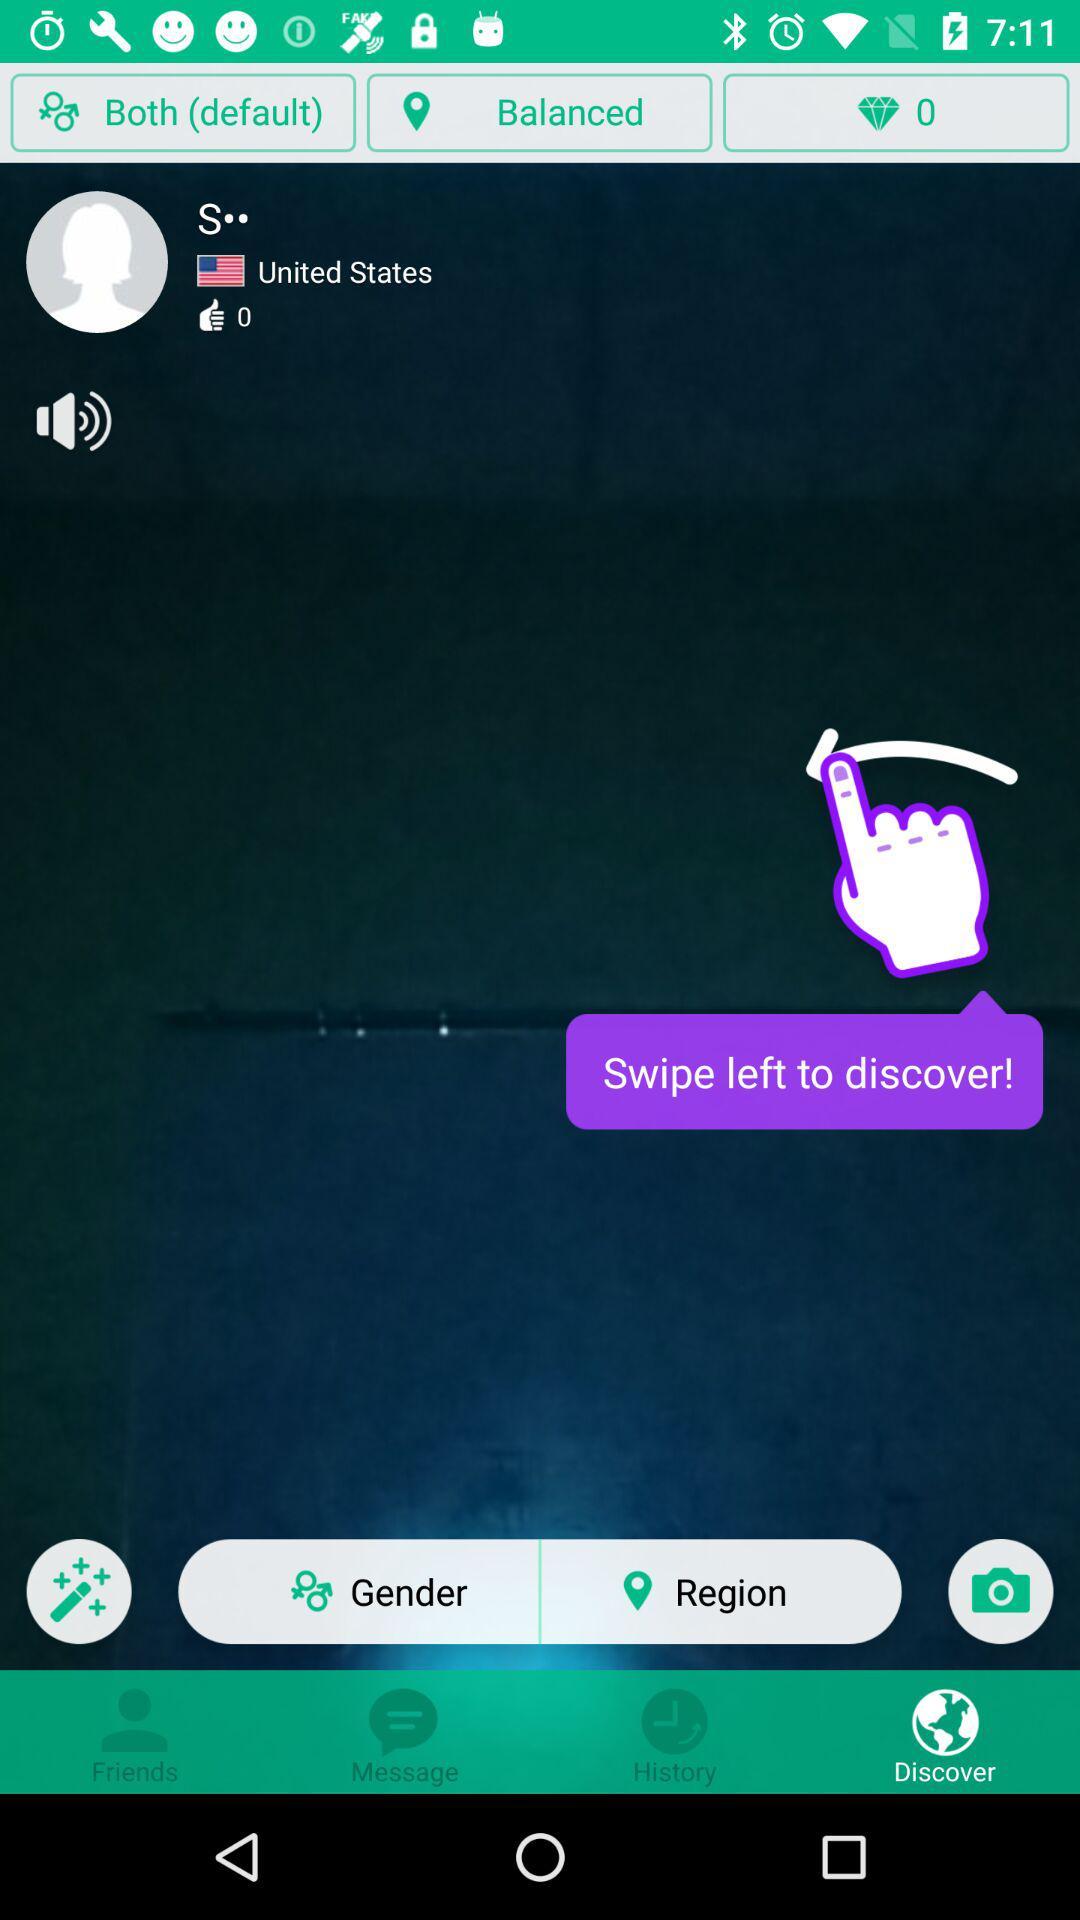  Describe the element at coordinates (97, 261) in the screenshot. I see `contact` at that location.